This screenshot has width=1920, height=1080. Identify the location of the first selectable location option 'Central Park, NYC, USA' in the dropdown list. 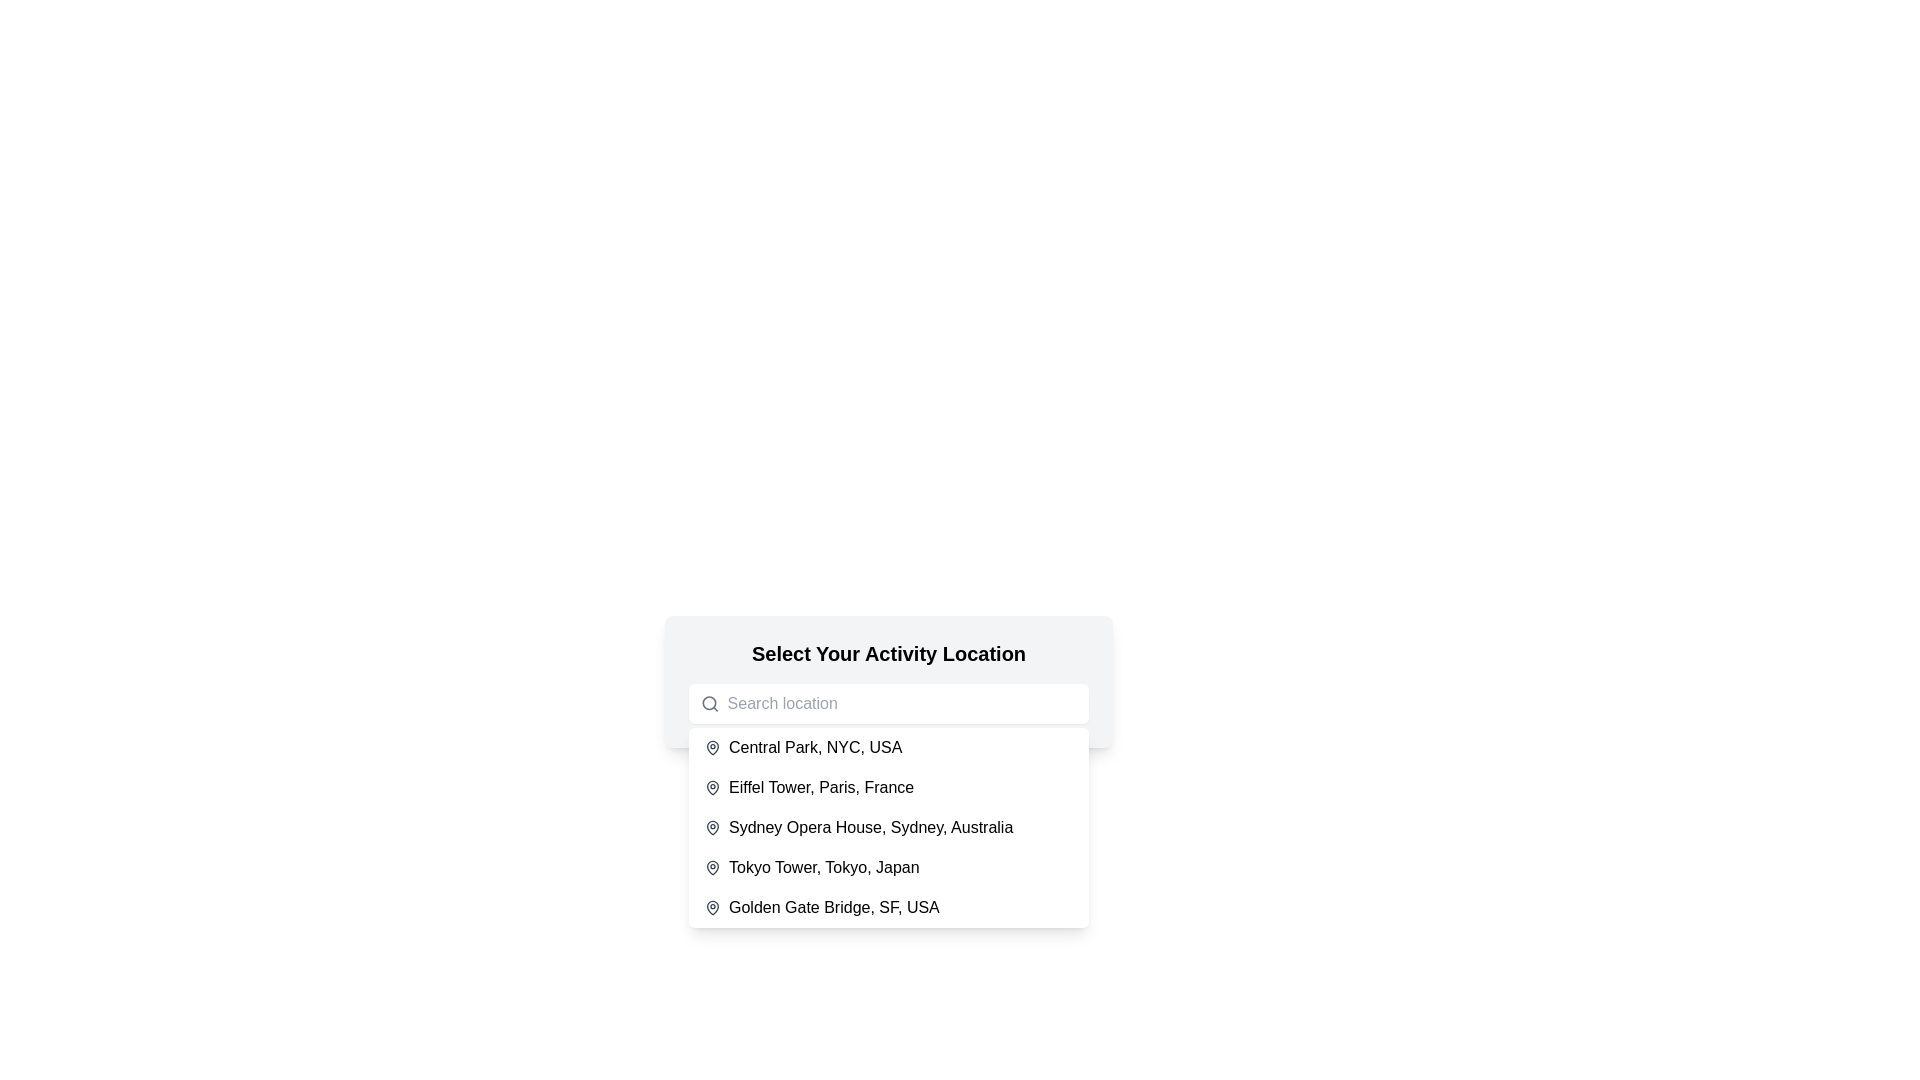
(887, 748).